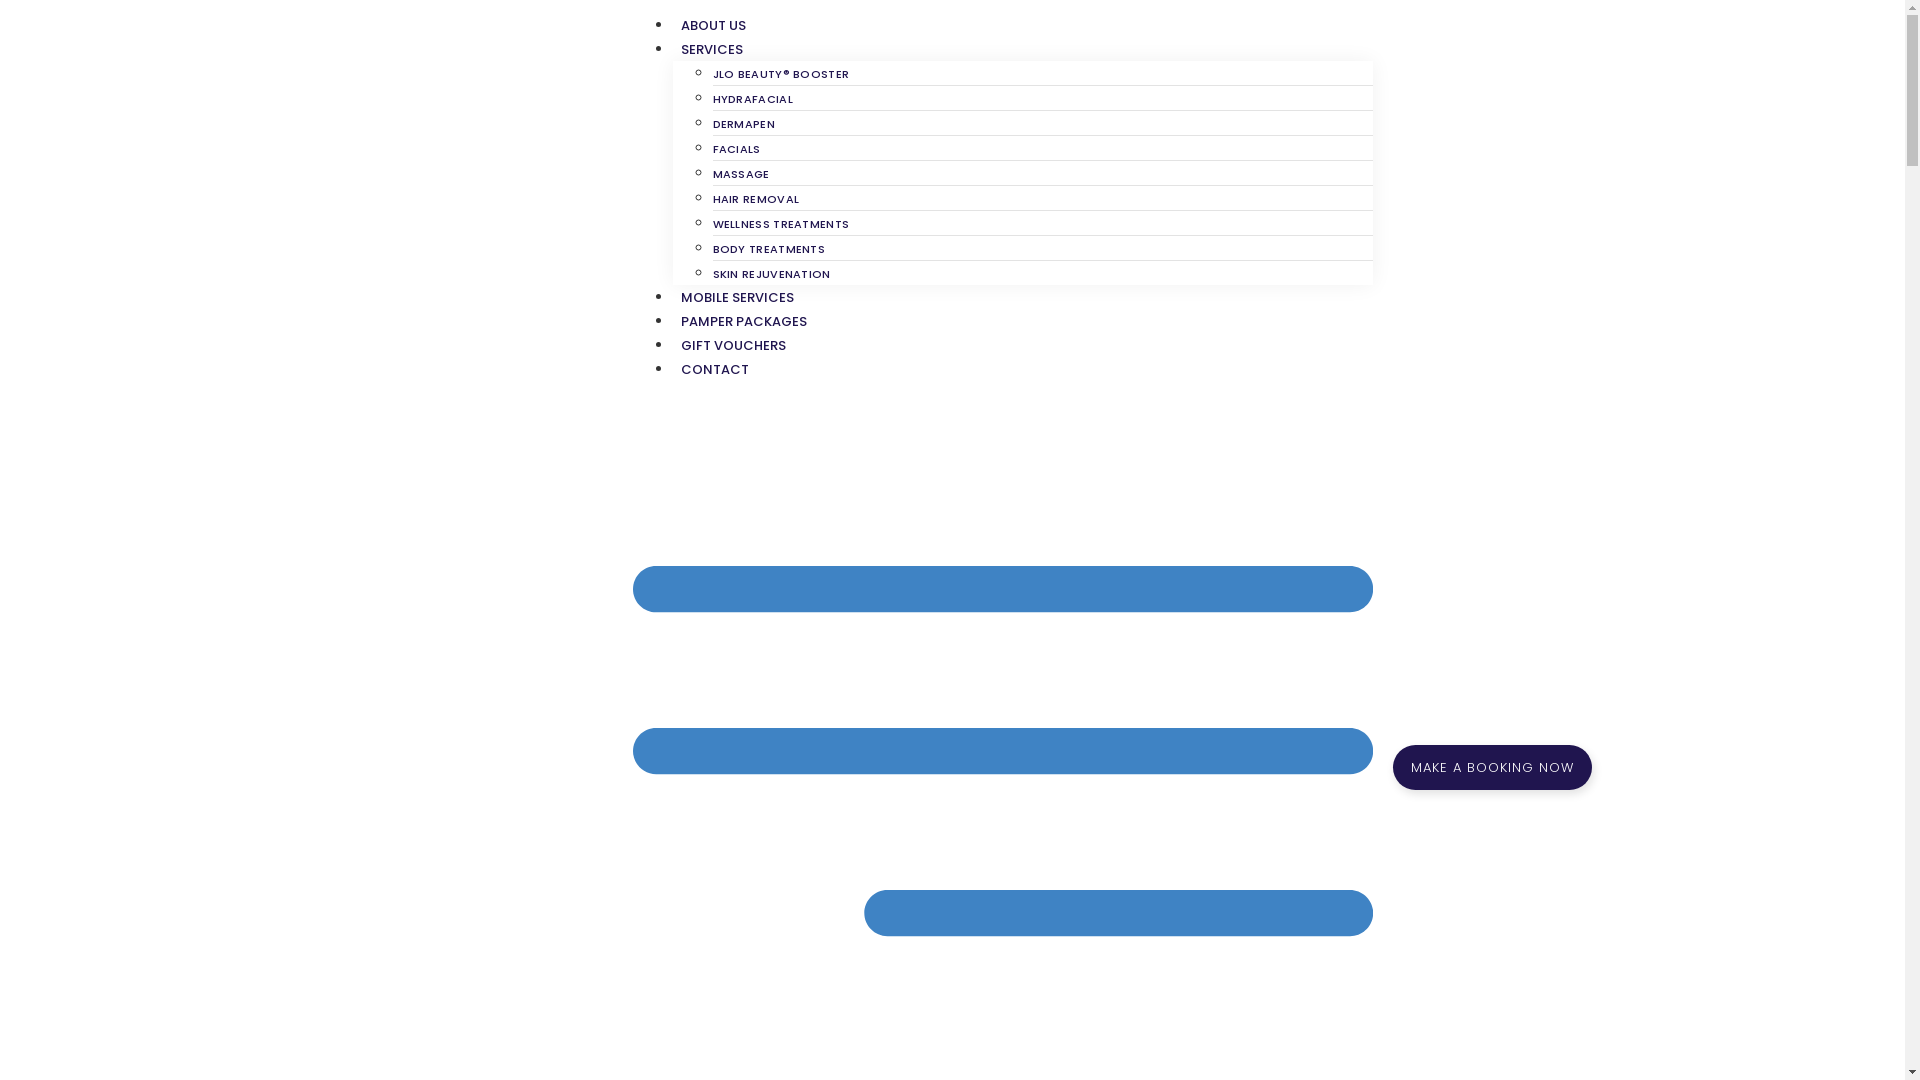  I want to click on 'SERVICES', so click(710, 48).